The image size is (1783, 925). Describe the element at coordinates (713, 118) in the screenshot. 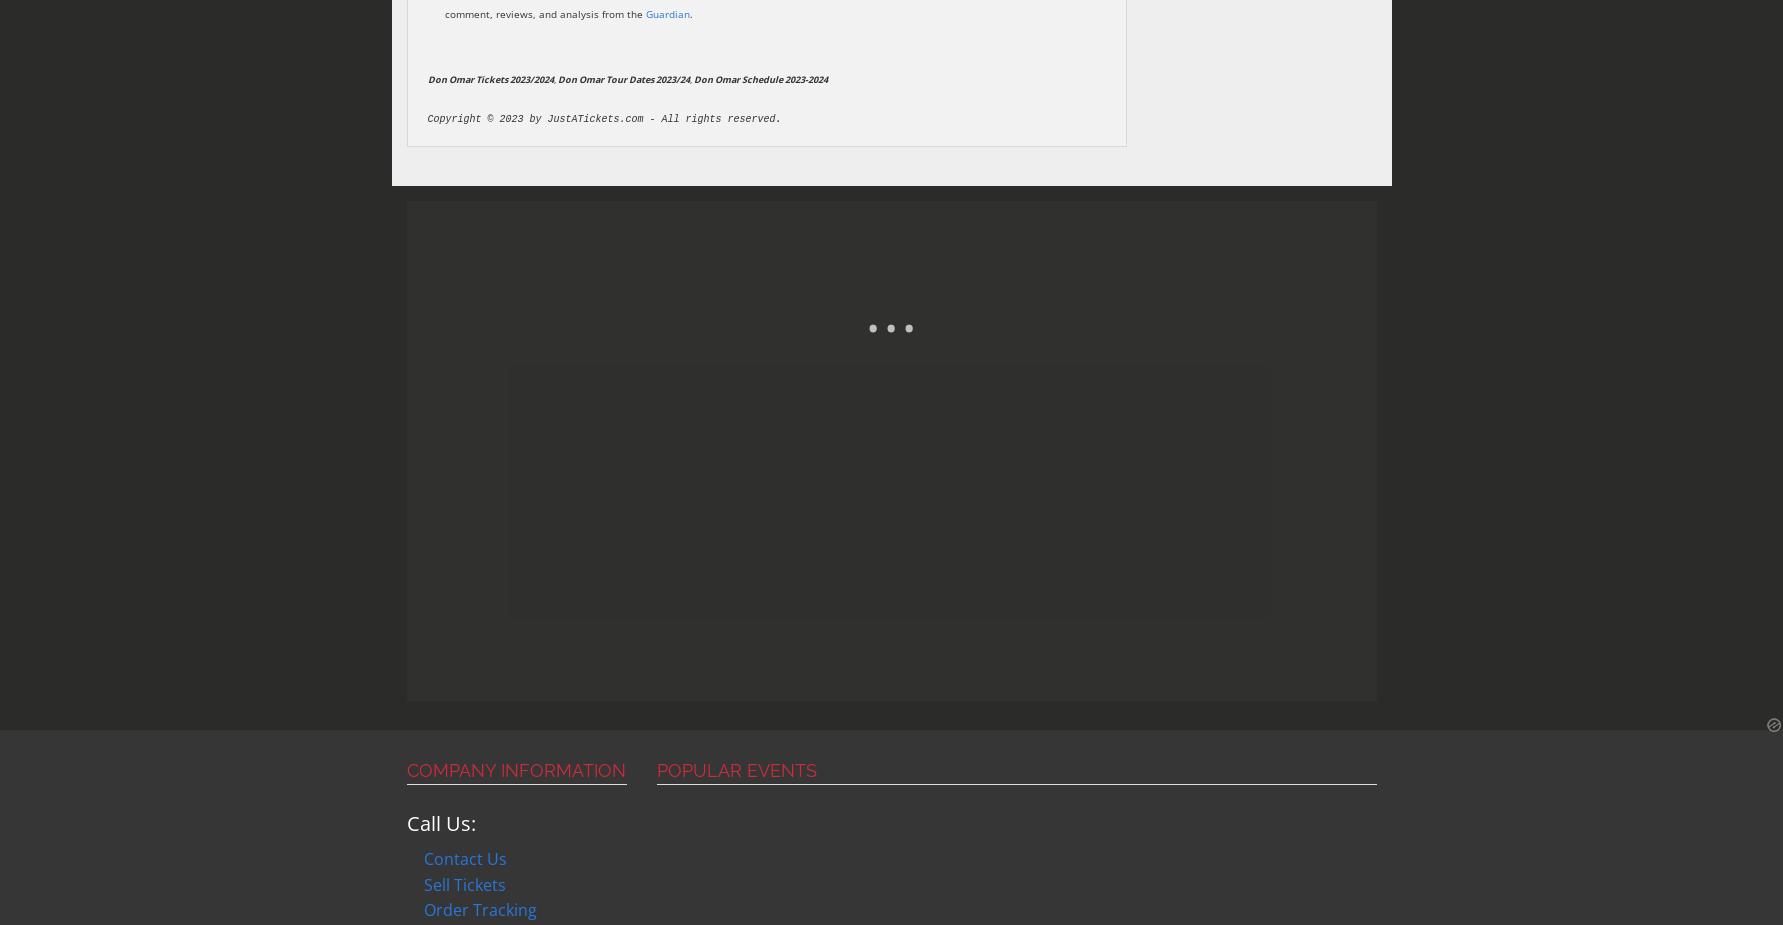

I see `'All rights reserved'` at that location.